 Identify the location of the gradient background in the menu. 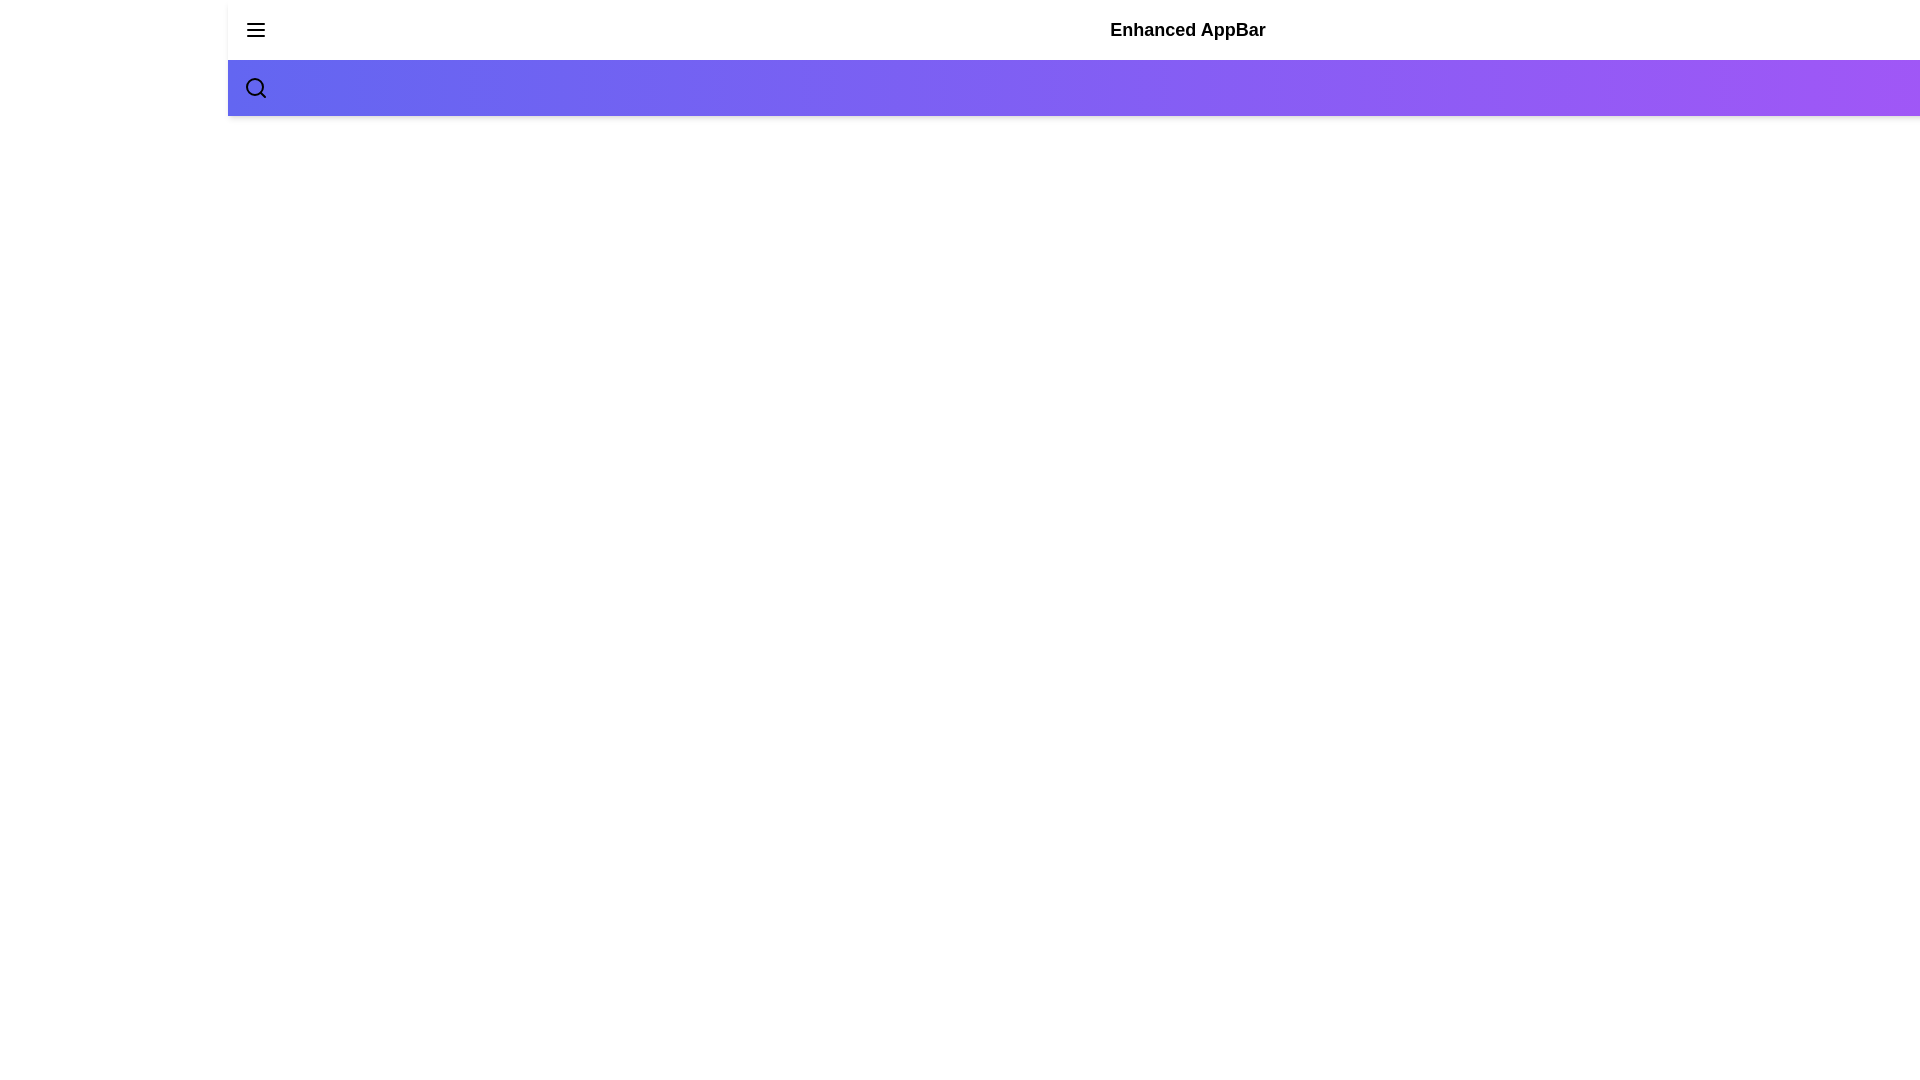
(1188, 87).